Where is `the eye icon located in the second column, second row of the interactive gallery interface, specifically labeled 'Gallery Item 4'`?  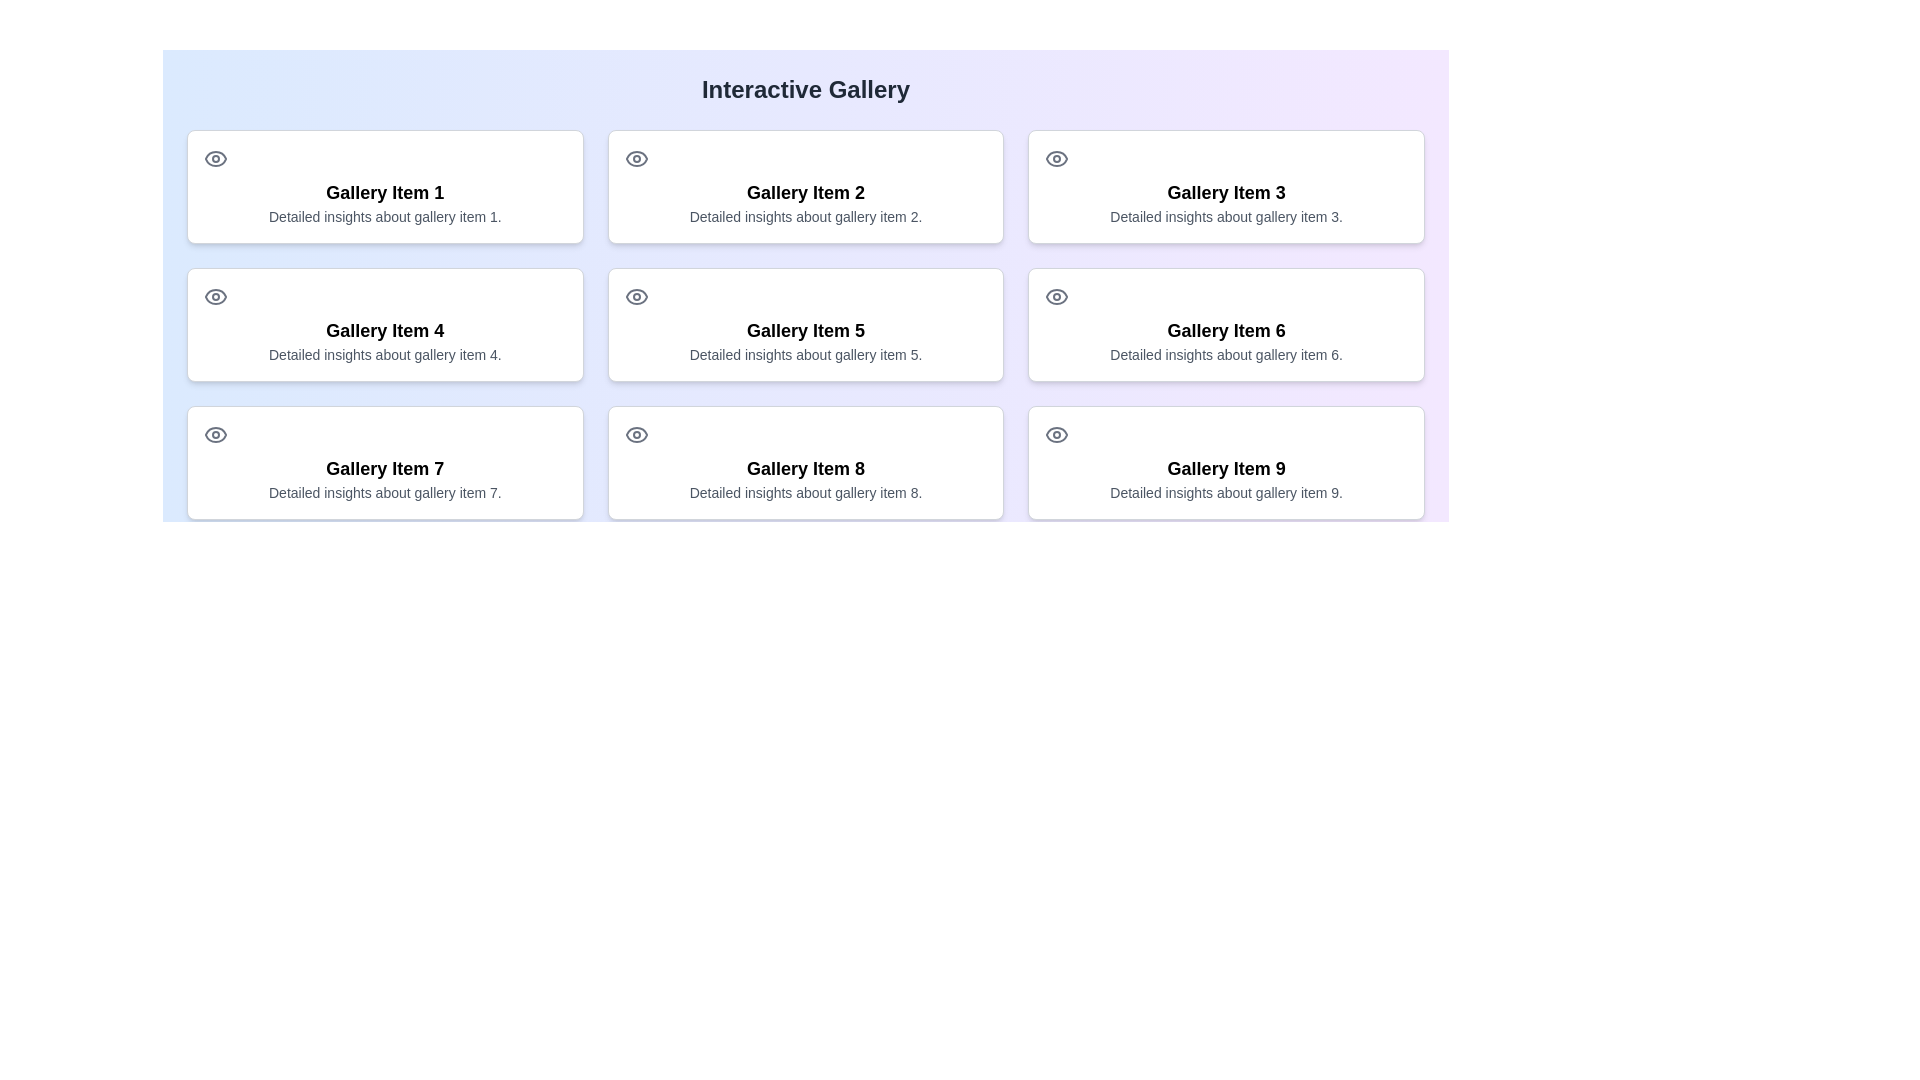
the eye icon located in the second column, second row of the interactive gallery interface, specifically labeled 'Gallery Item 4' is located at coordinates (216, 297).